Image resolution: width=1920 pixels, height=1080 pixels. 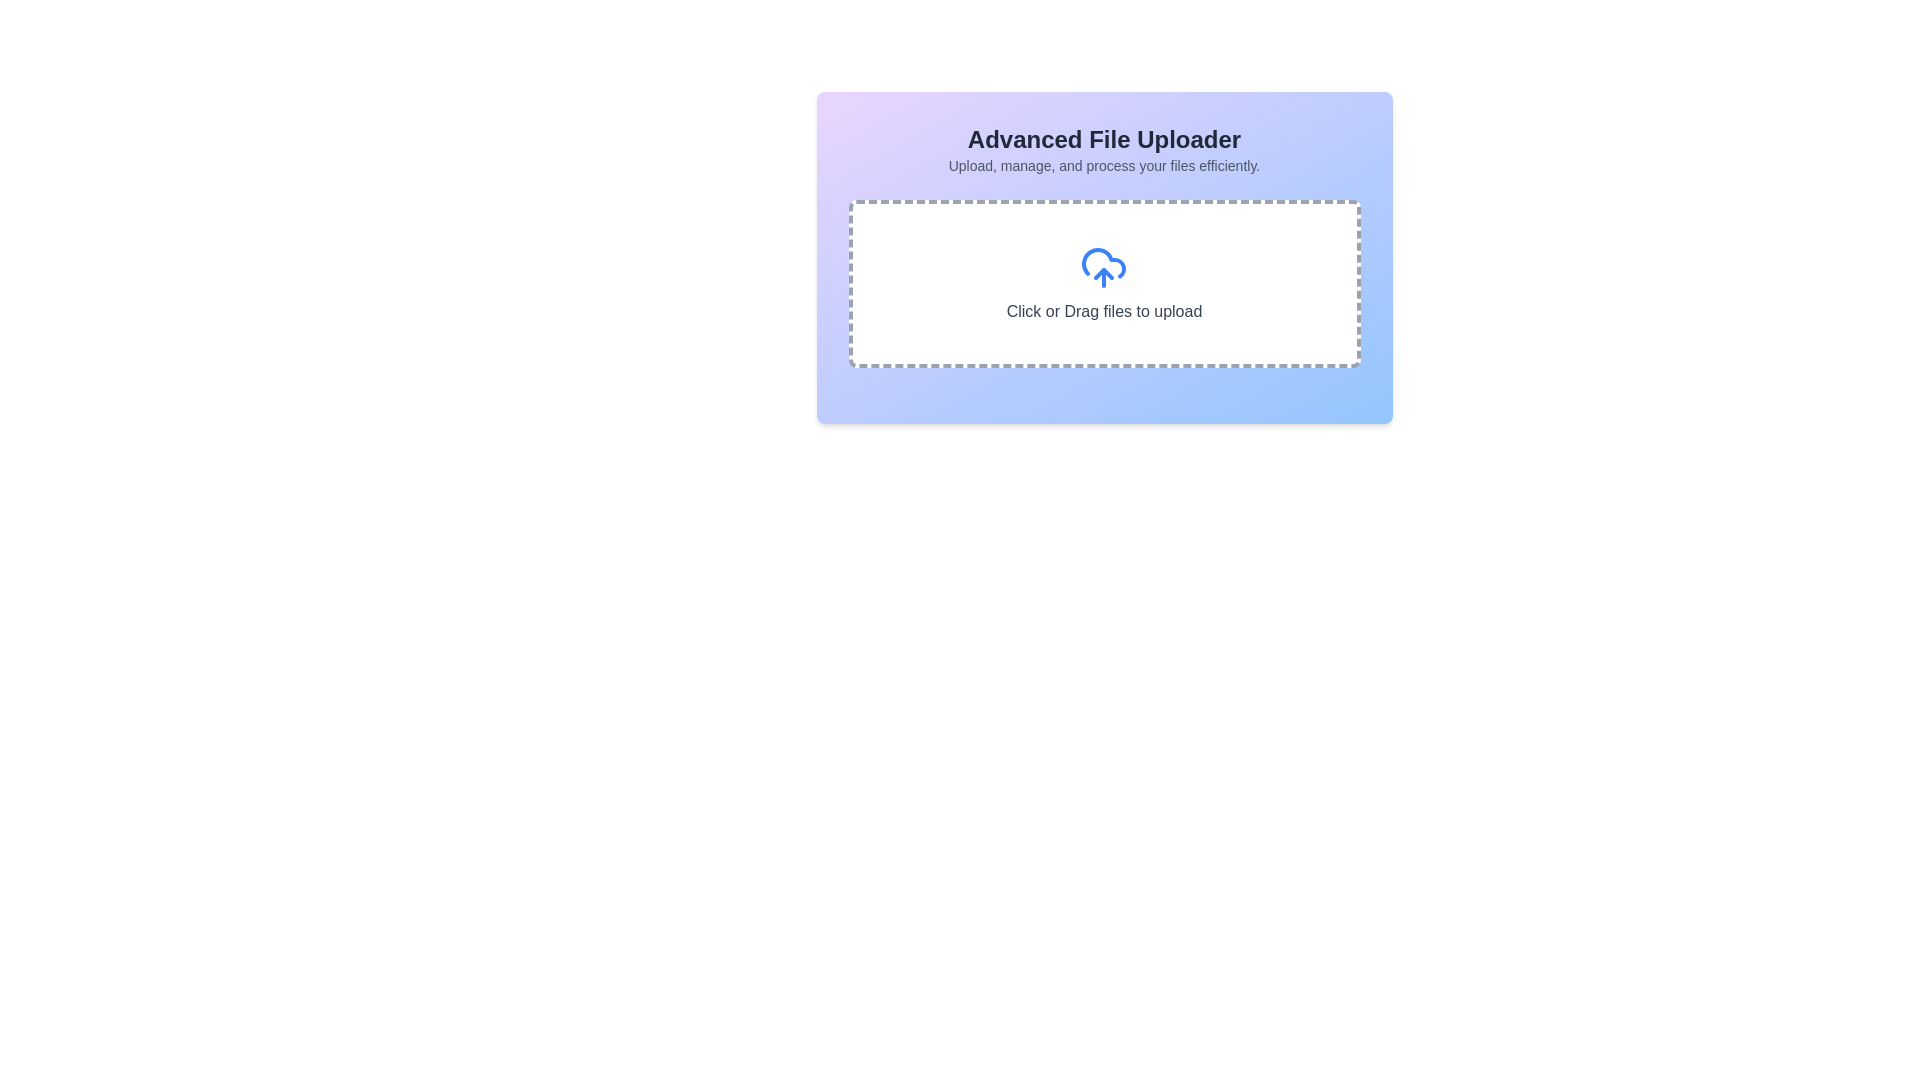 I want to click on the centrally located Upload interface component within the 'Advanced File Uploader' modal, so click(x=1103, y=284).